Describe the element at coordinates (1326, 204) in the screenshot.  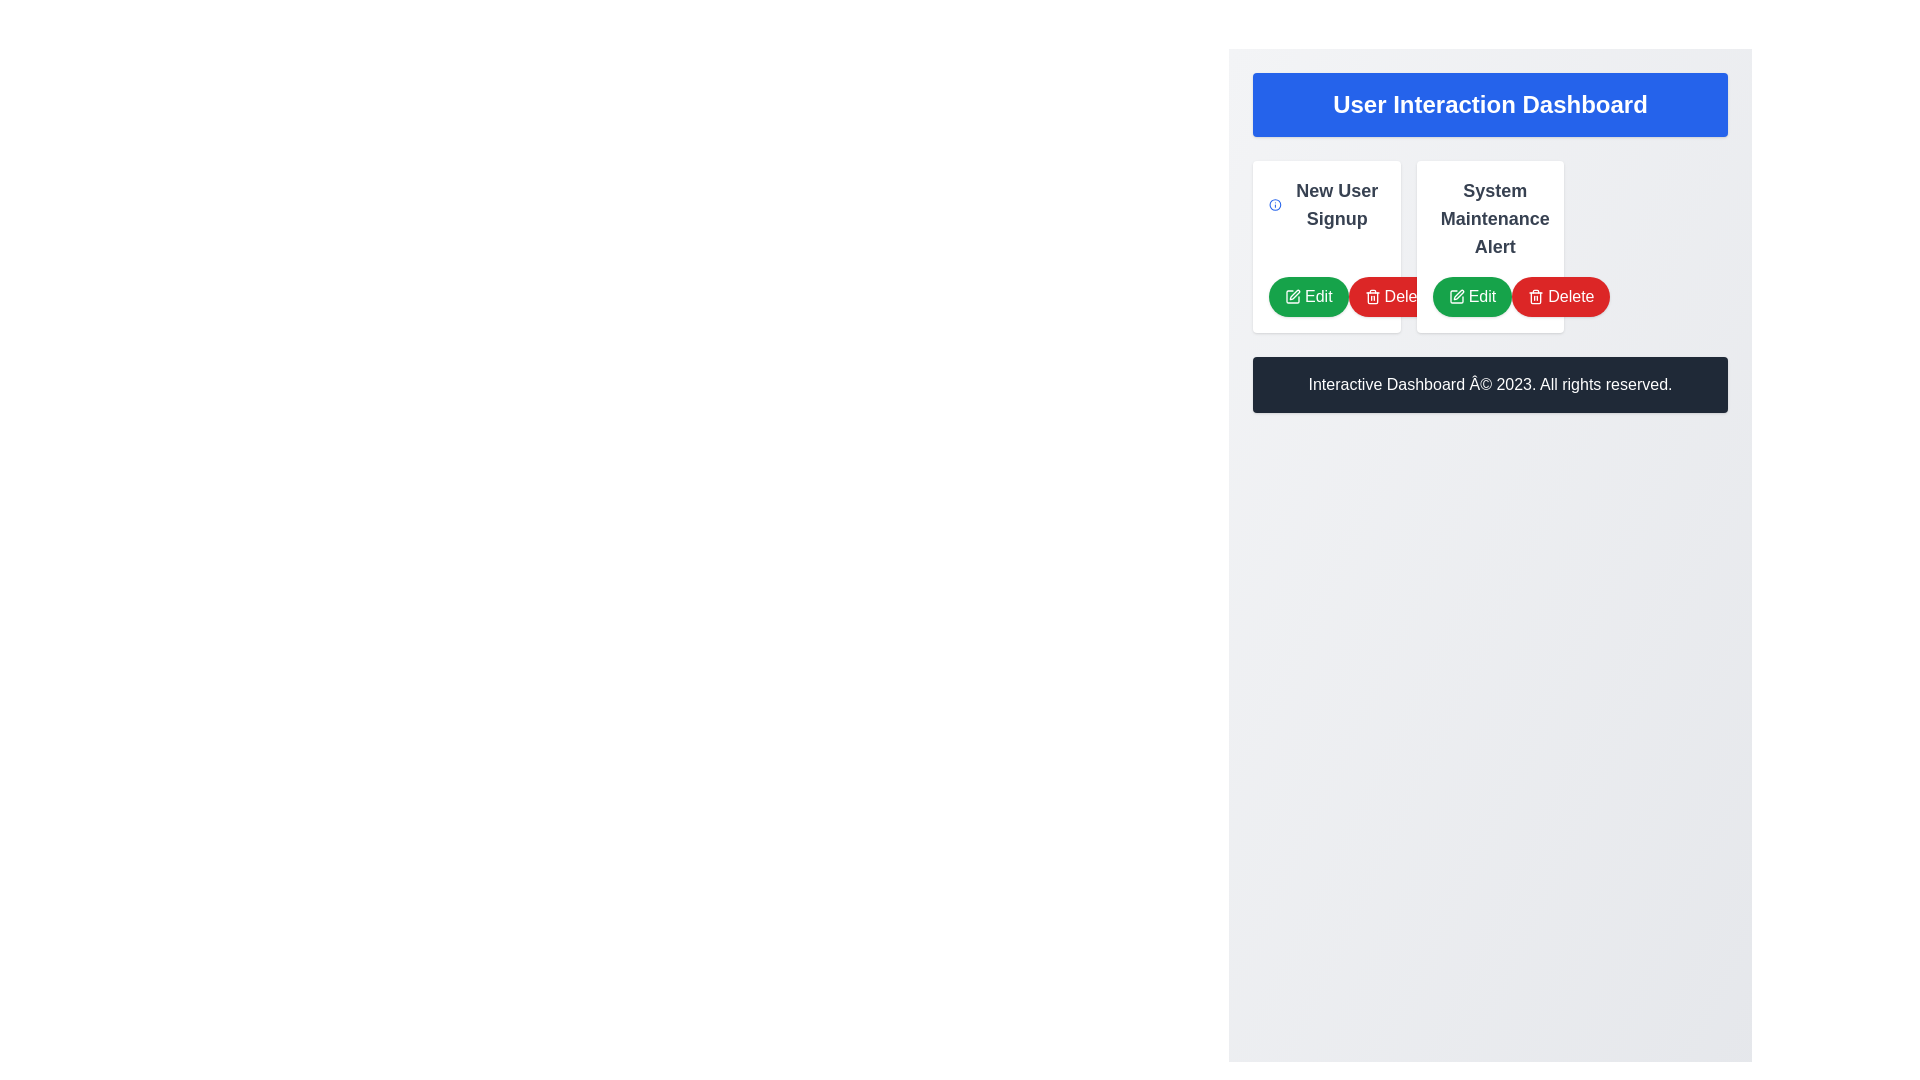
I see `the blue circular icon with an 'i' next to the 'New User Signup' label for additional information` at that location.